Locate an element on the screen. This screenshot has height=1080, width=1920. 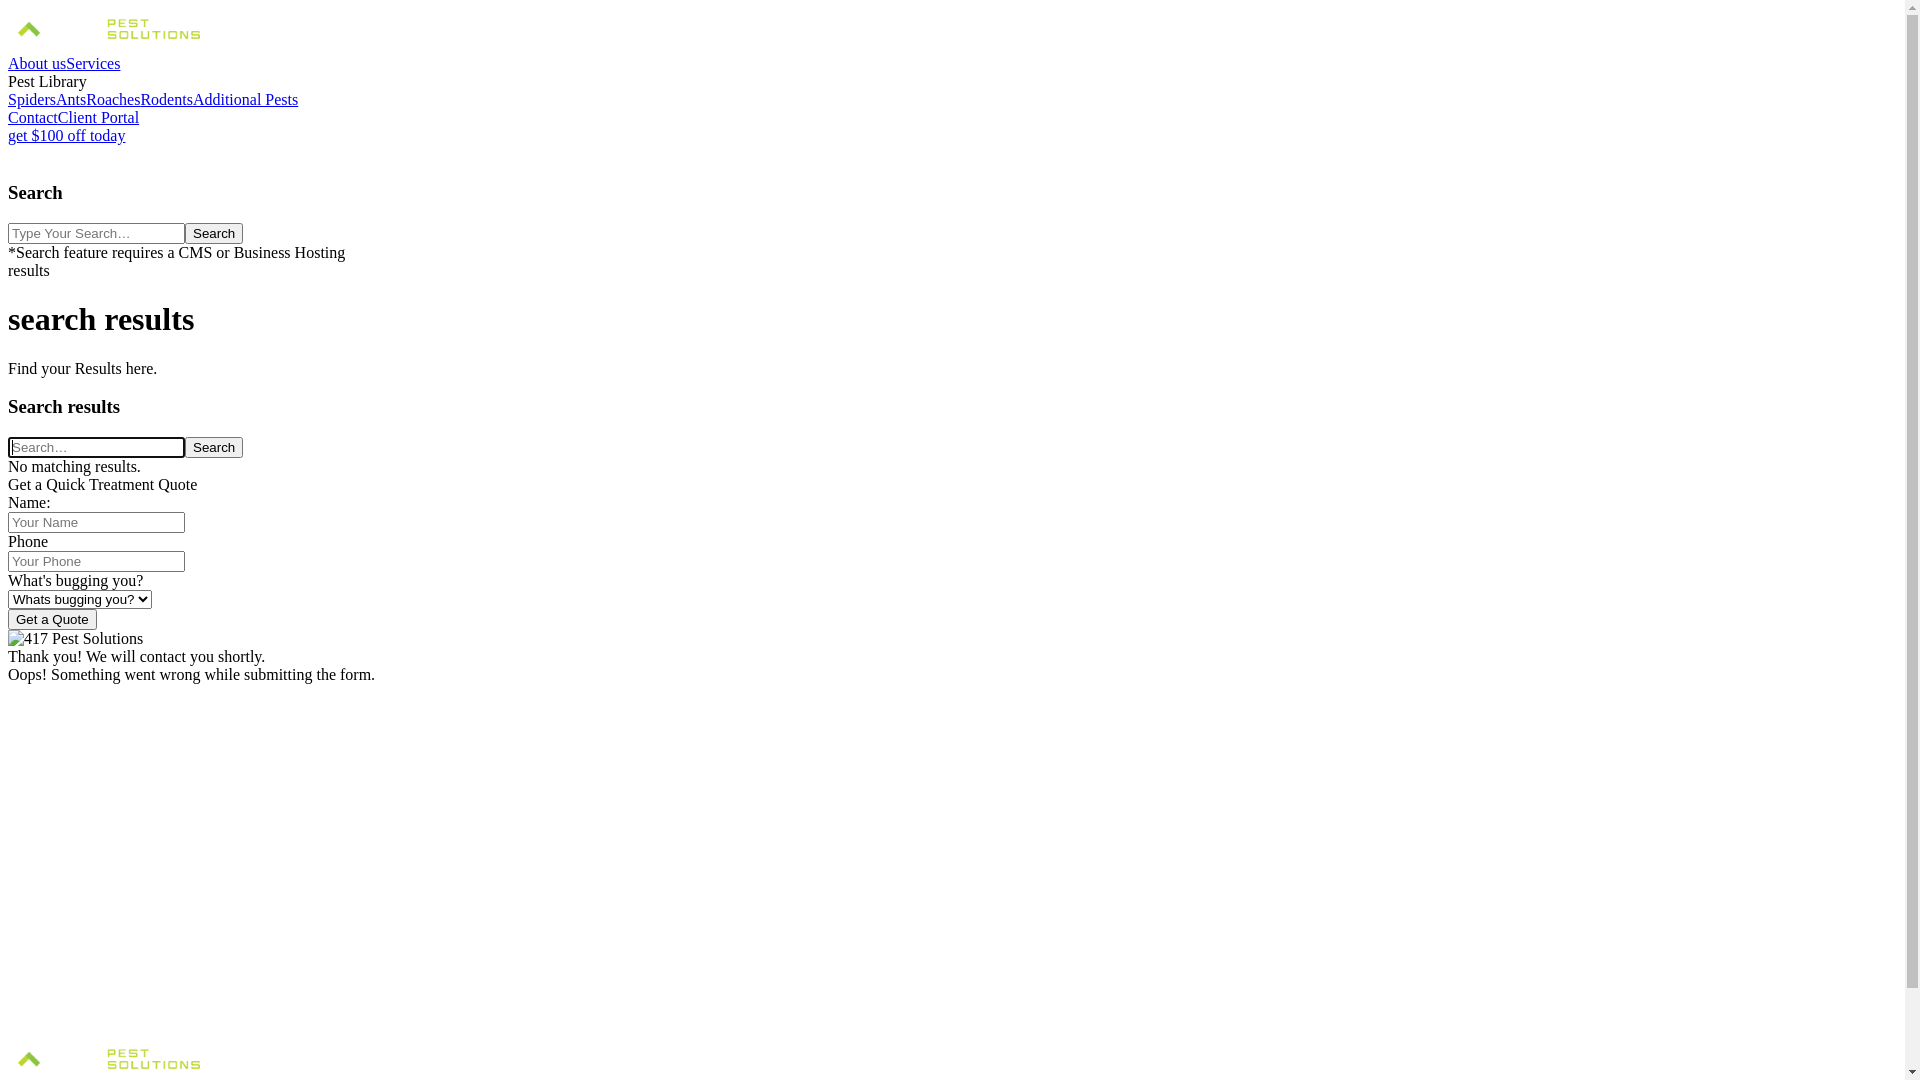
'Search' is located at coordinates (185, 232).